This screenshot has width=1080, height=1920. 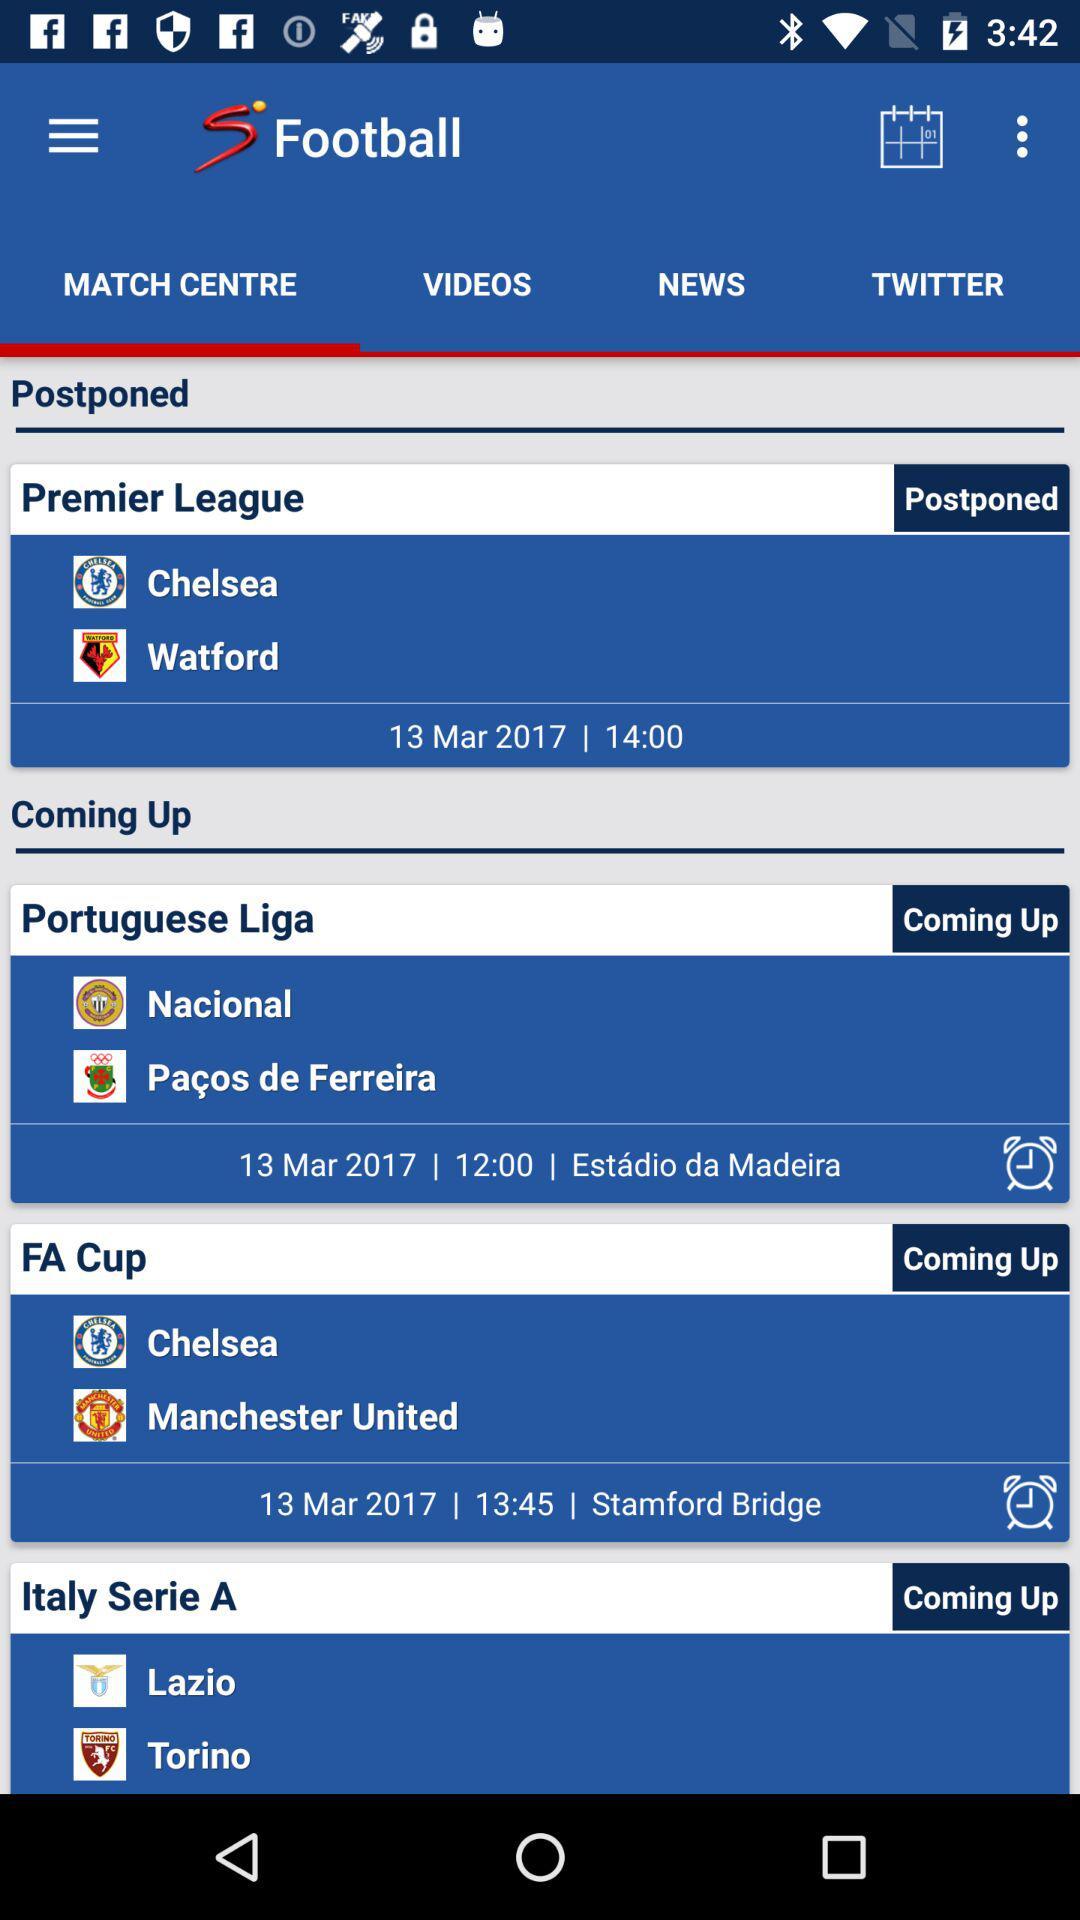 I want to click on the item next to news item, so click(x=477, y=282).